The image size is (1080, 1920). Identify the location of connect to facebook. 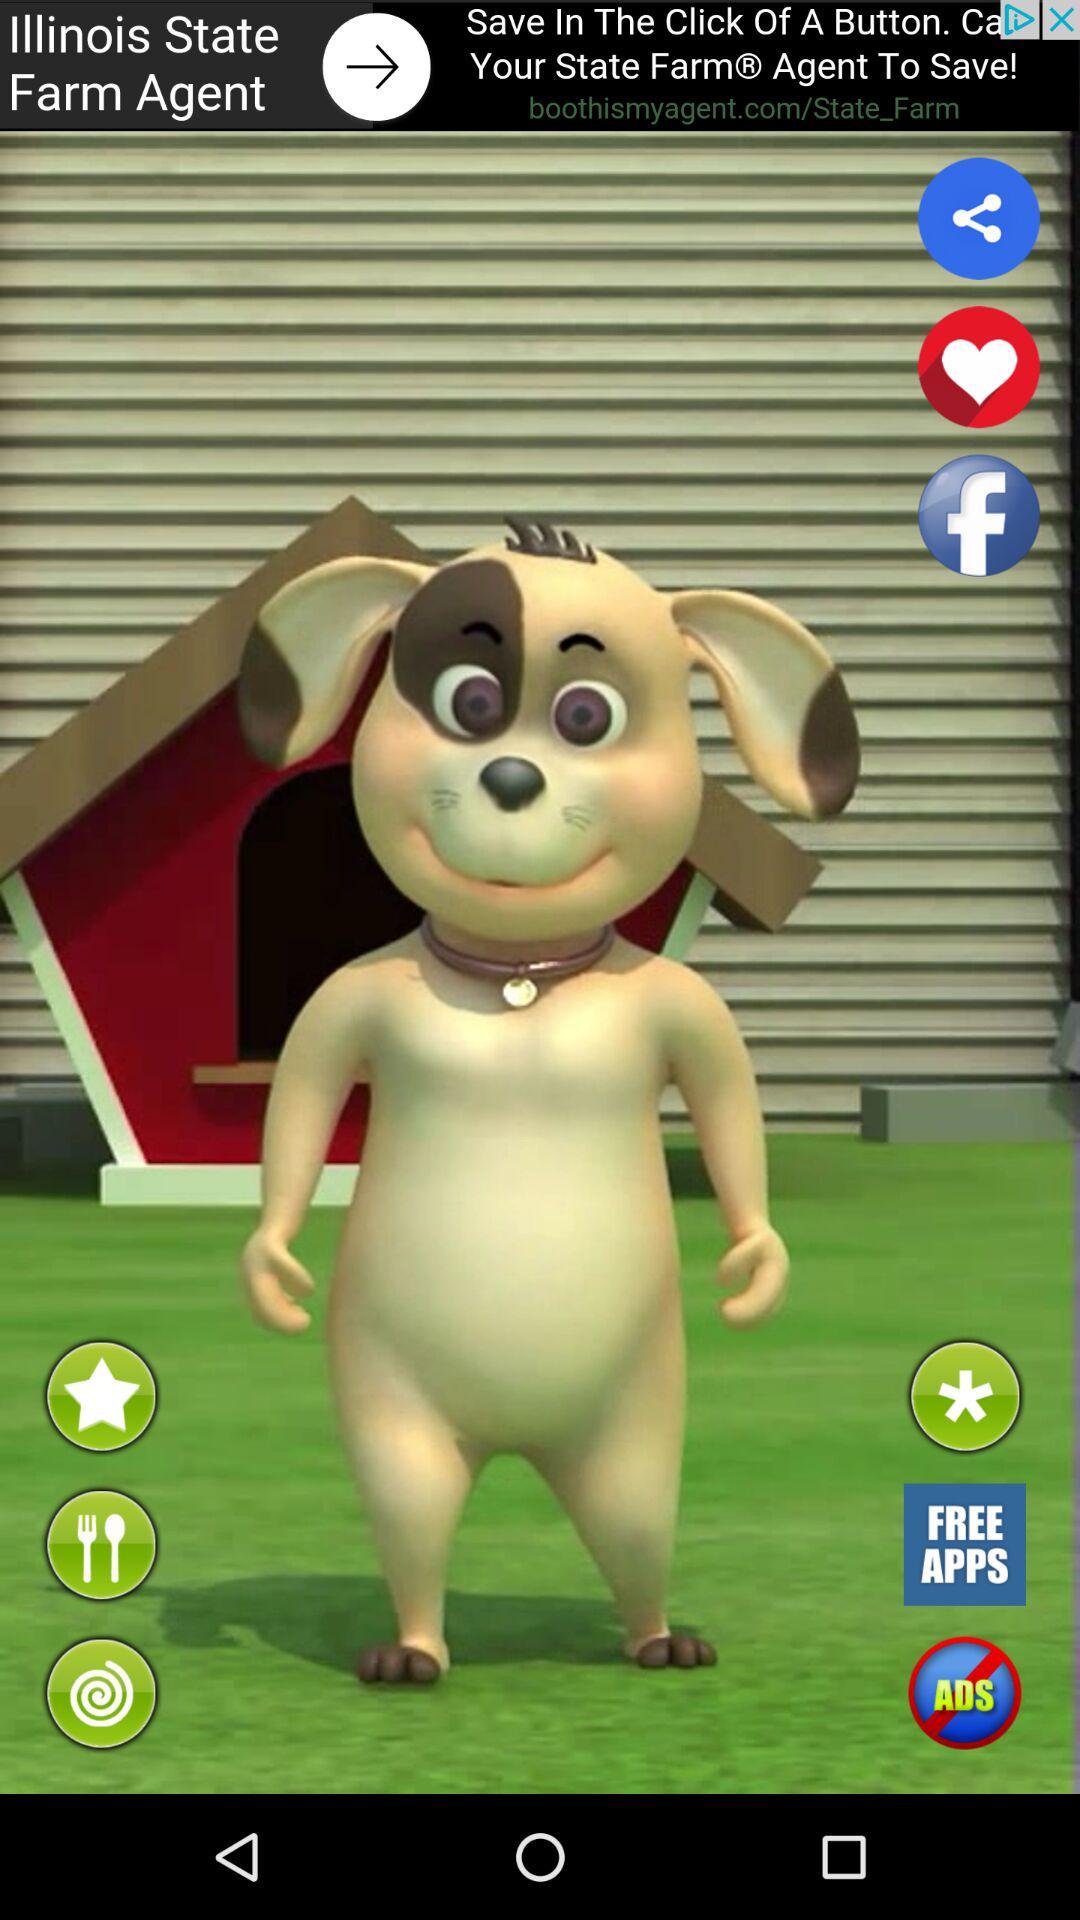
(978, 515).